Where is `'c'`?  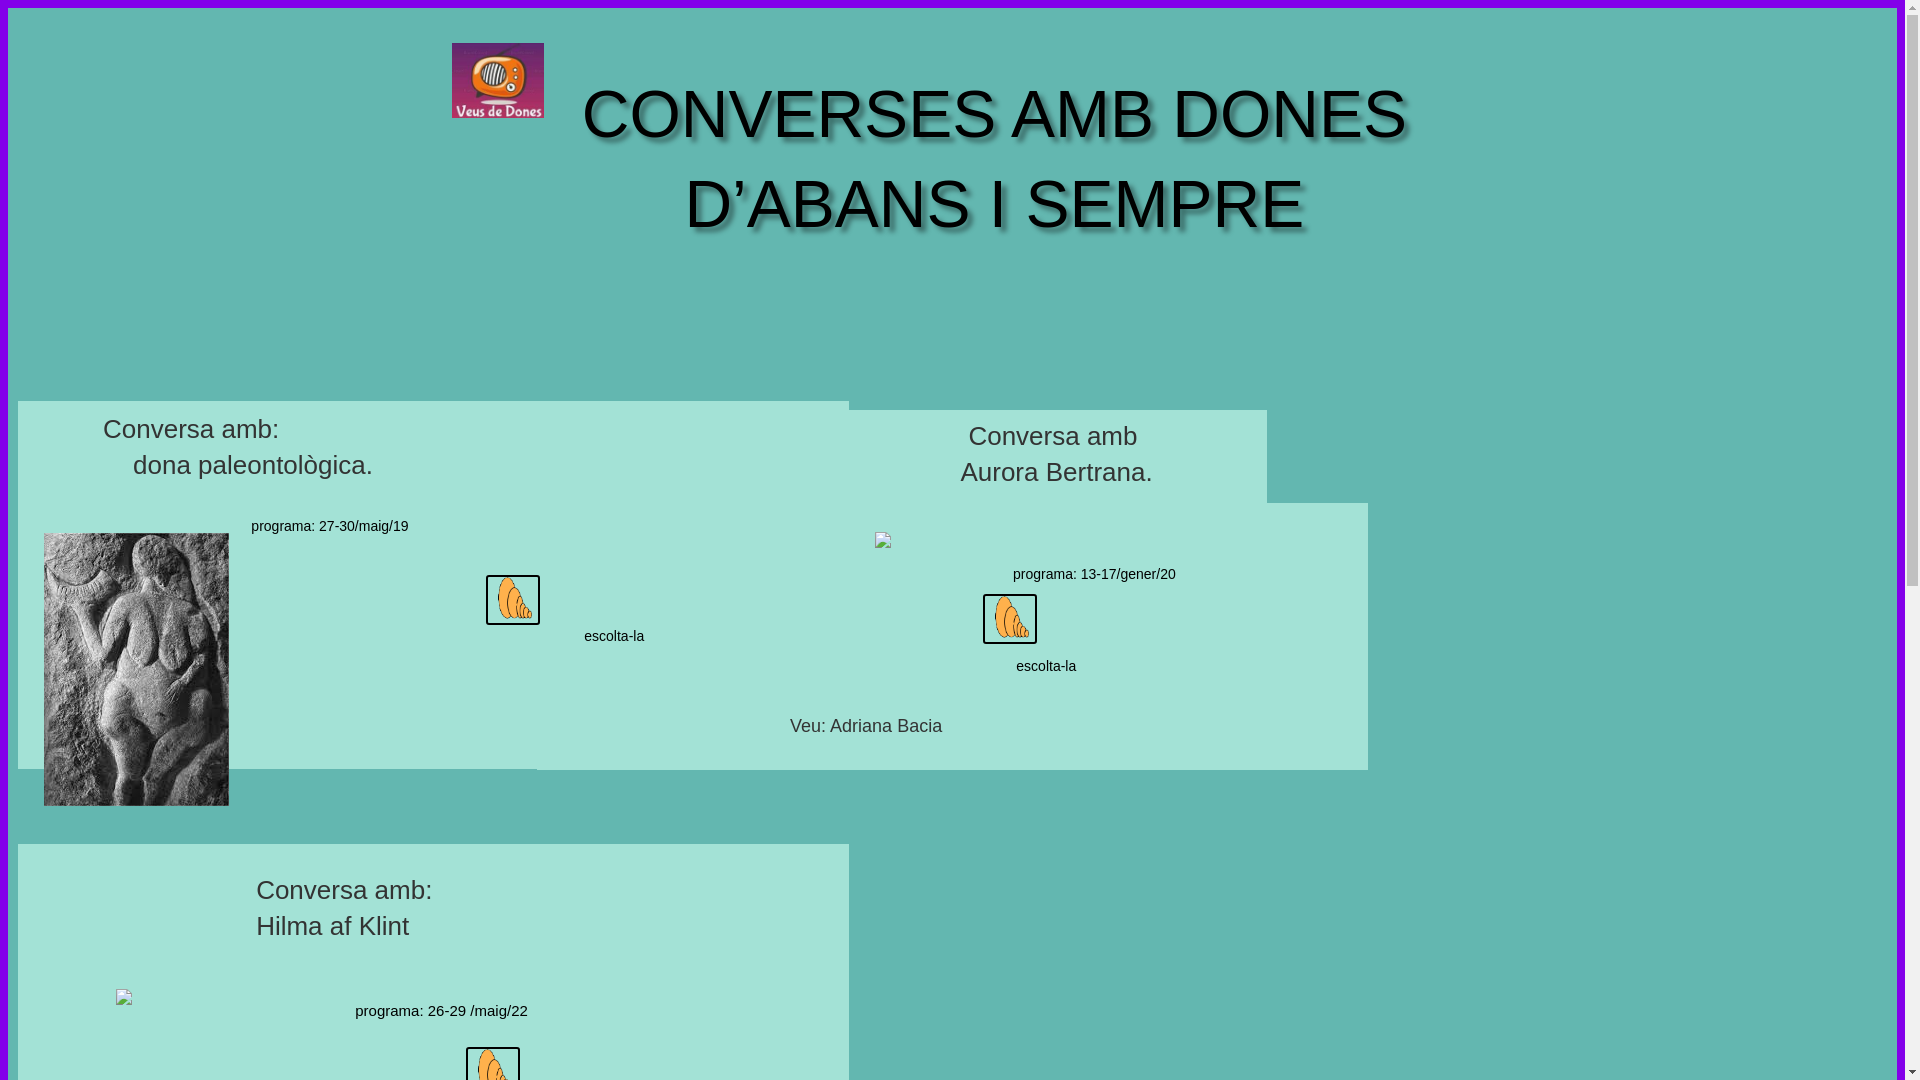 'c' is located at coordinates (983, 617).